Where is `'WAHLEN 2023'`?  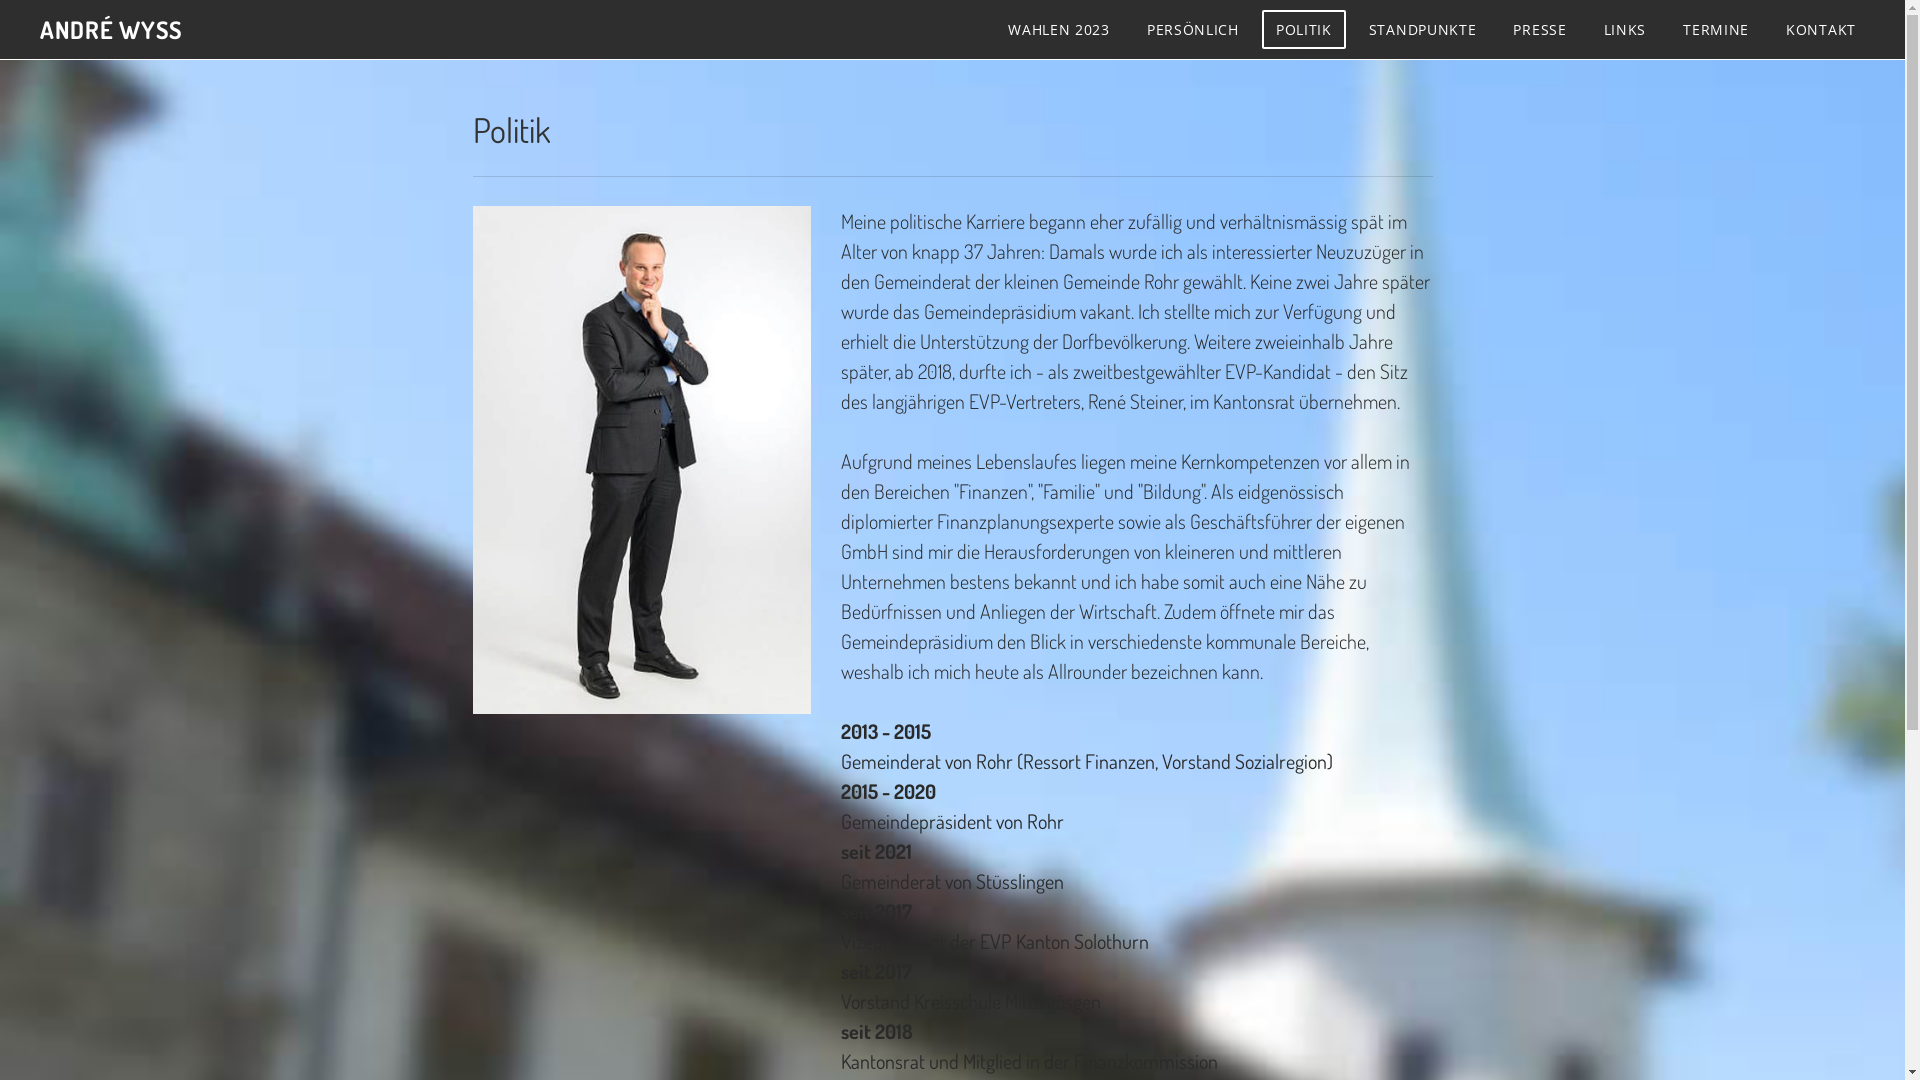 'WAHLEN 2023' is located at coordinates (993, 29).